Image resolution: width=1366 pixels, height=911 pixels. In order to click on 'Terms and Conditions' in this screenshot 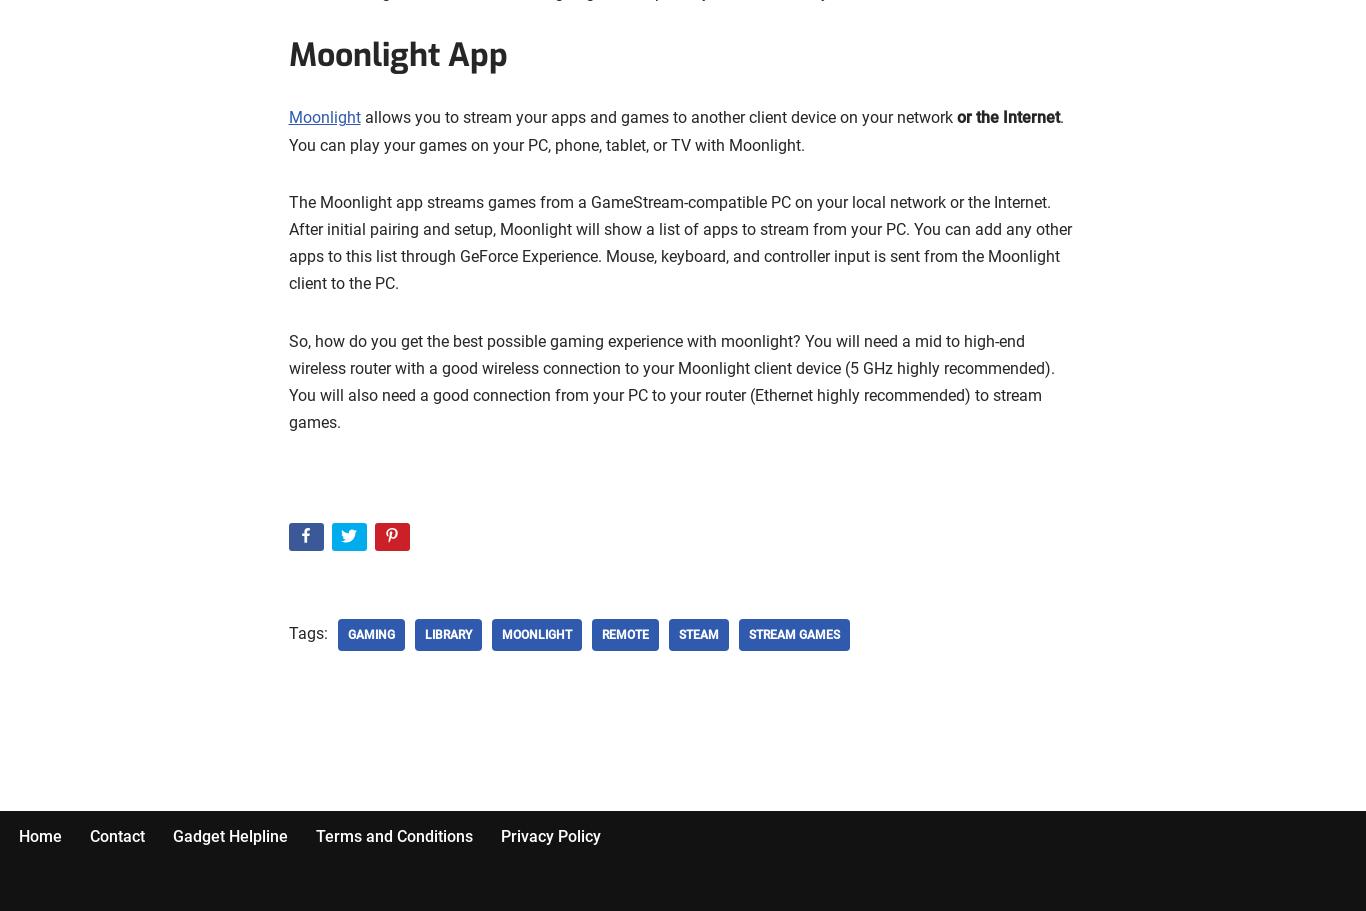, I will do `click(393, 834)`.